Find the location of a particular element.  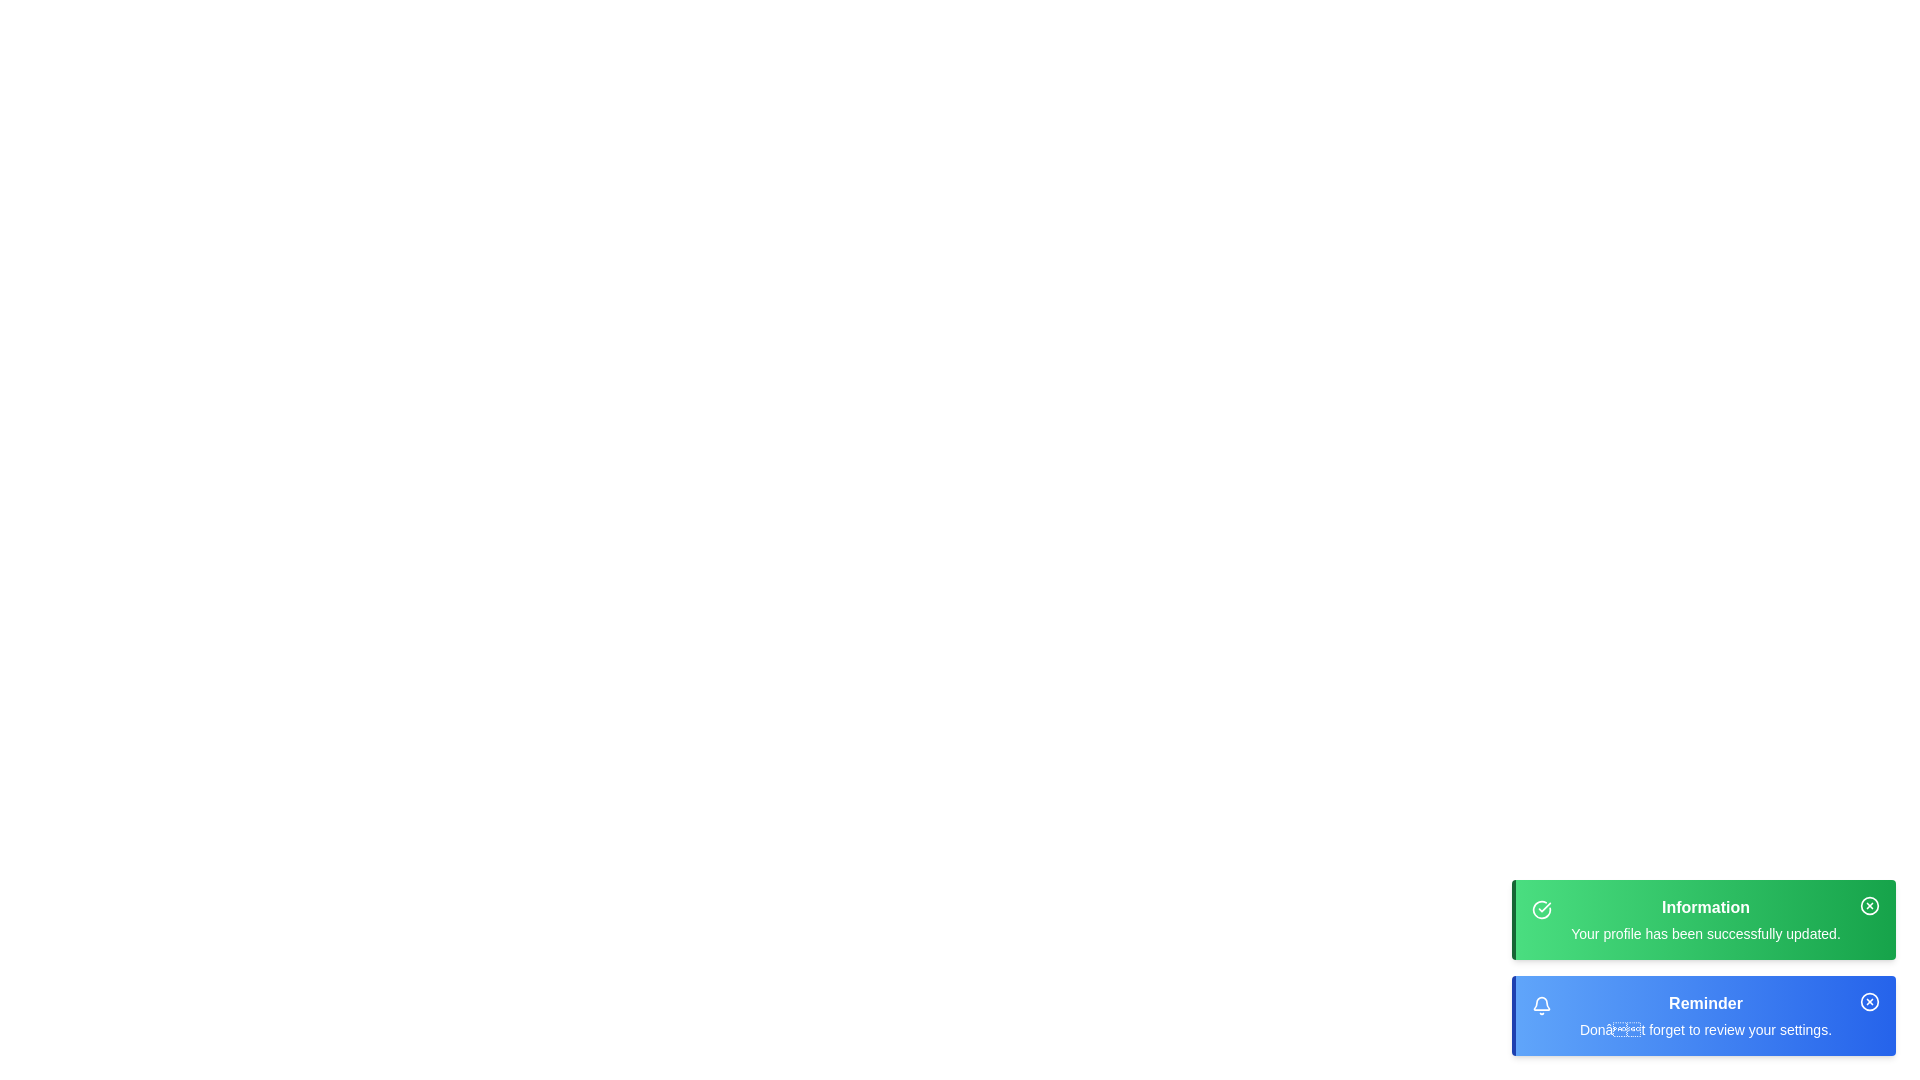

the circular graphical icon in the top-right corner of the blue 'Reminder' bar, which is part of a cross symbol representing a 'close' button is located at coordinates (1869, 1002).